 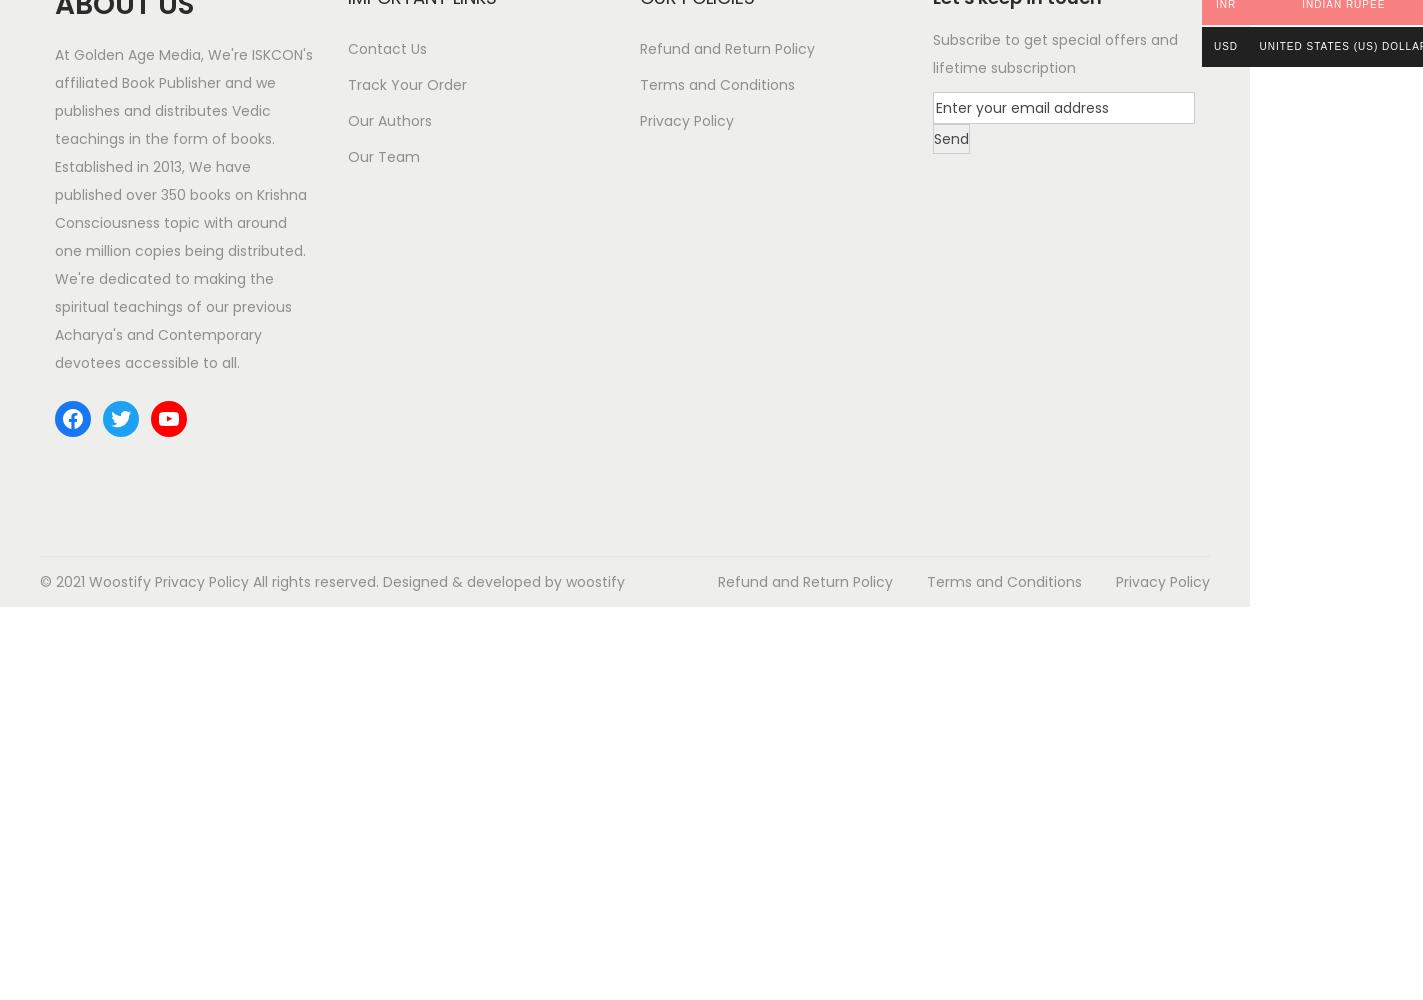 I want to click on 'All rights reserved. Designed & developed by woostify', so click(x=436, y=580).